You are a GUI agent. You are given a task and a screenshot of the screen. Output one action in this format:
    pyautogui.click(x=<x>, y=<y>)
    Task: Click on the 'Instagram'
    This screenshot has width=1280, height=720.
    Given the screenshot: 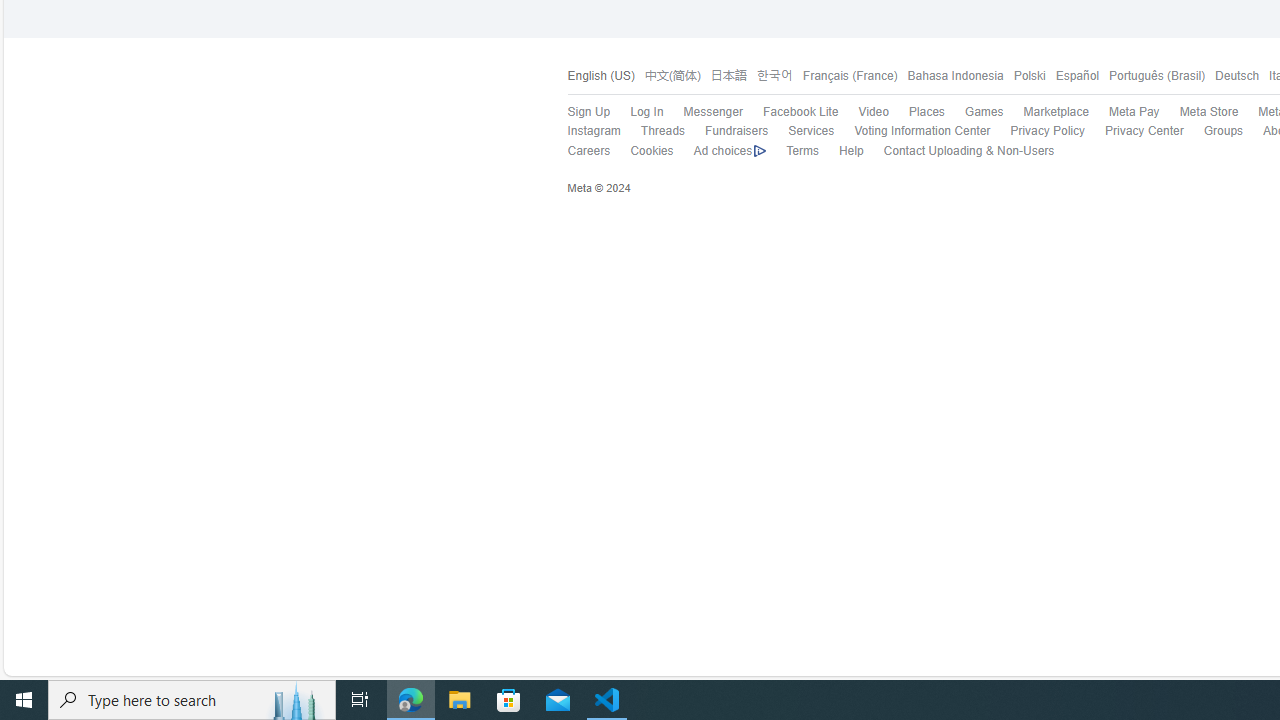 What is the action you would take?
    pyautogui.click(x=592, y=131)
    